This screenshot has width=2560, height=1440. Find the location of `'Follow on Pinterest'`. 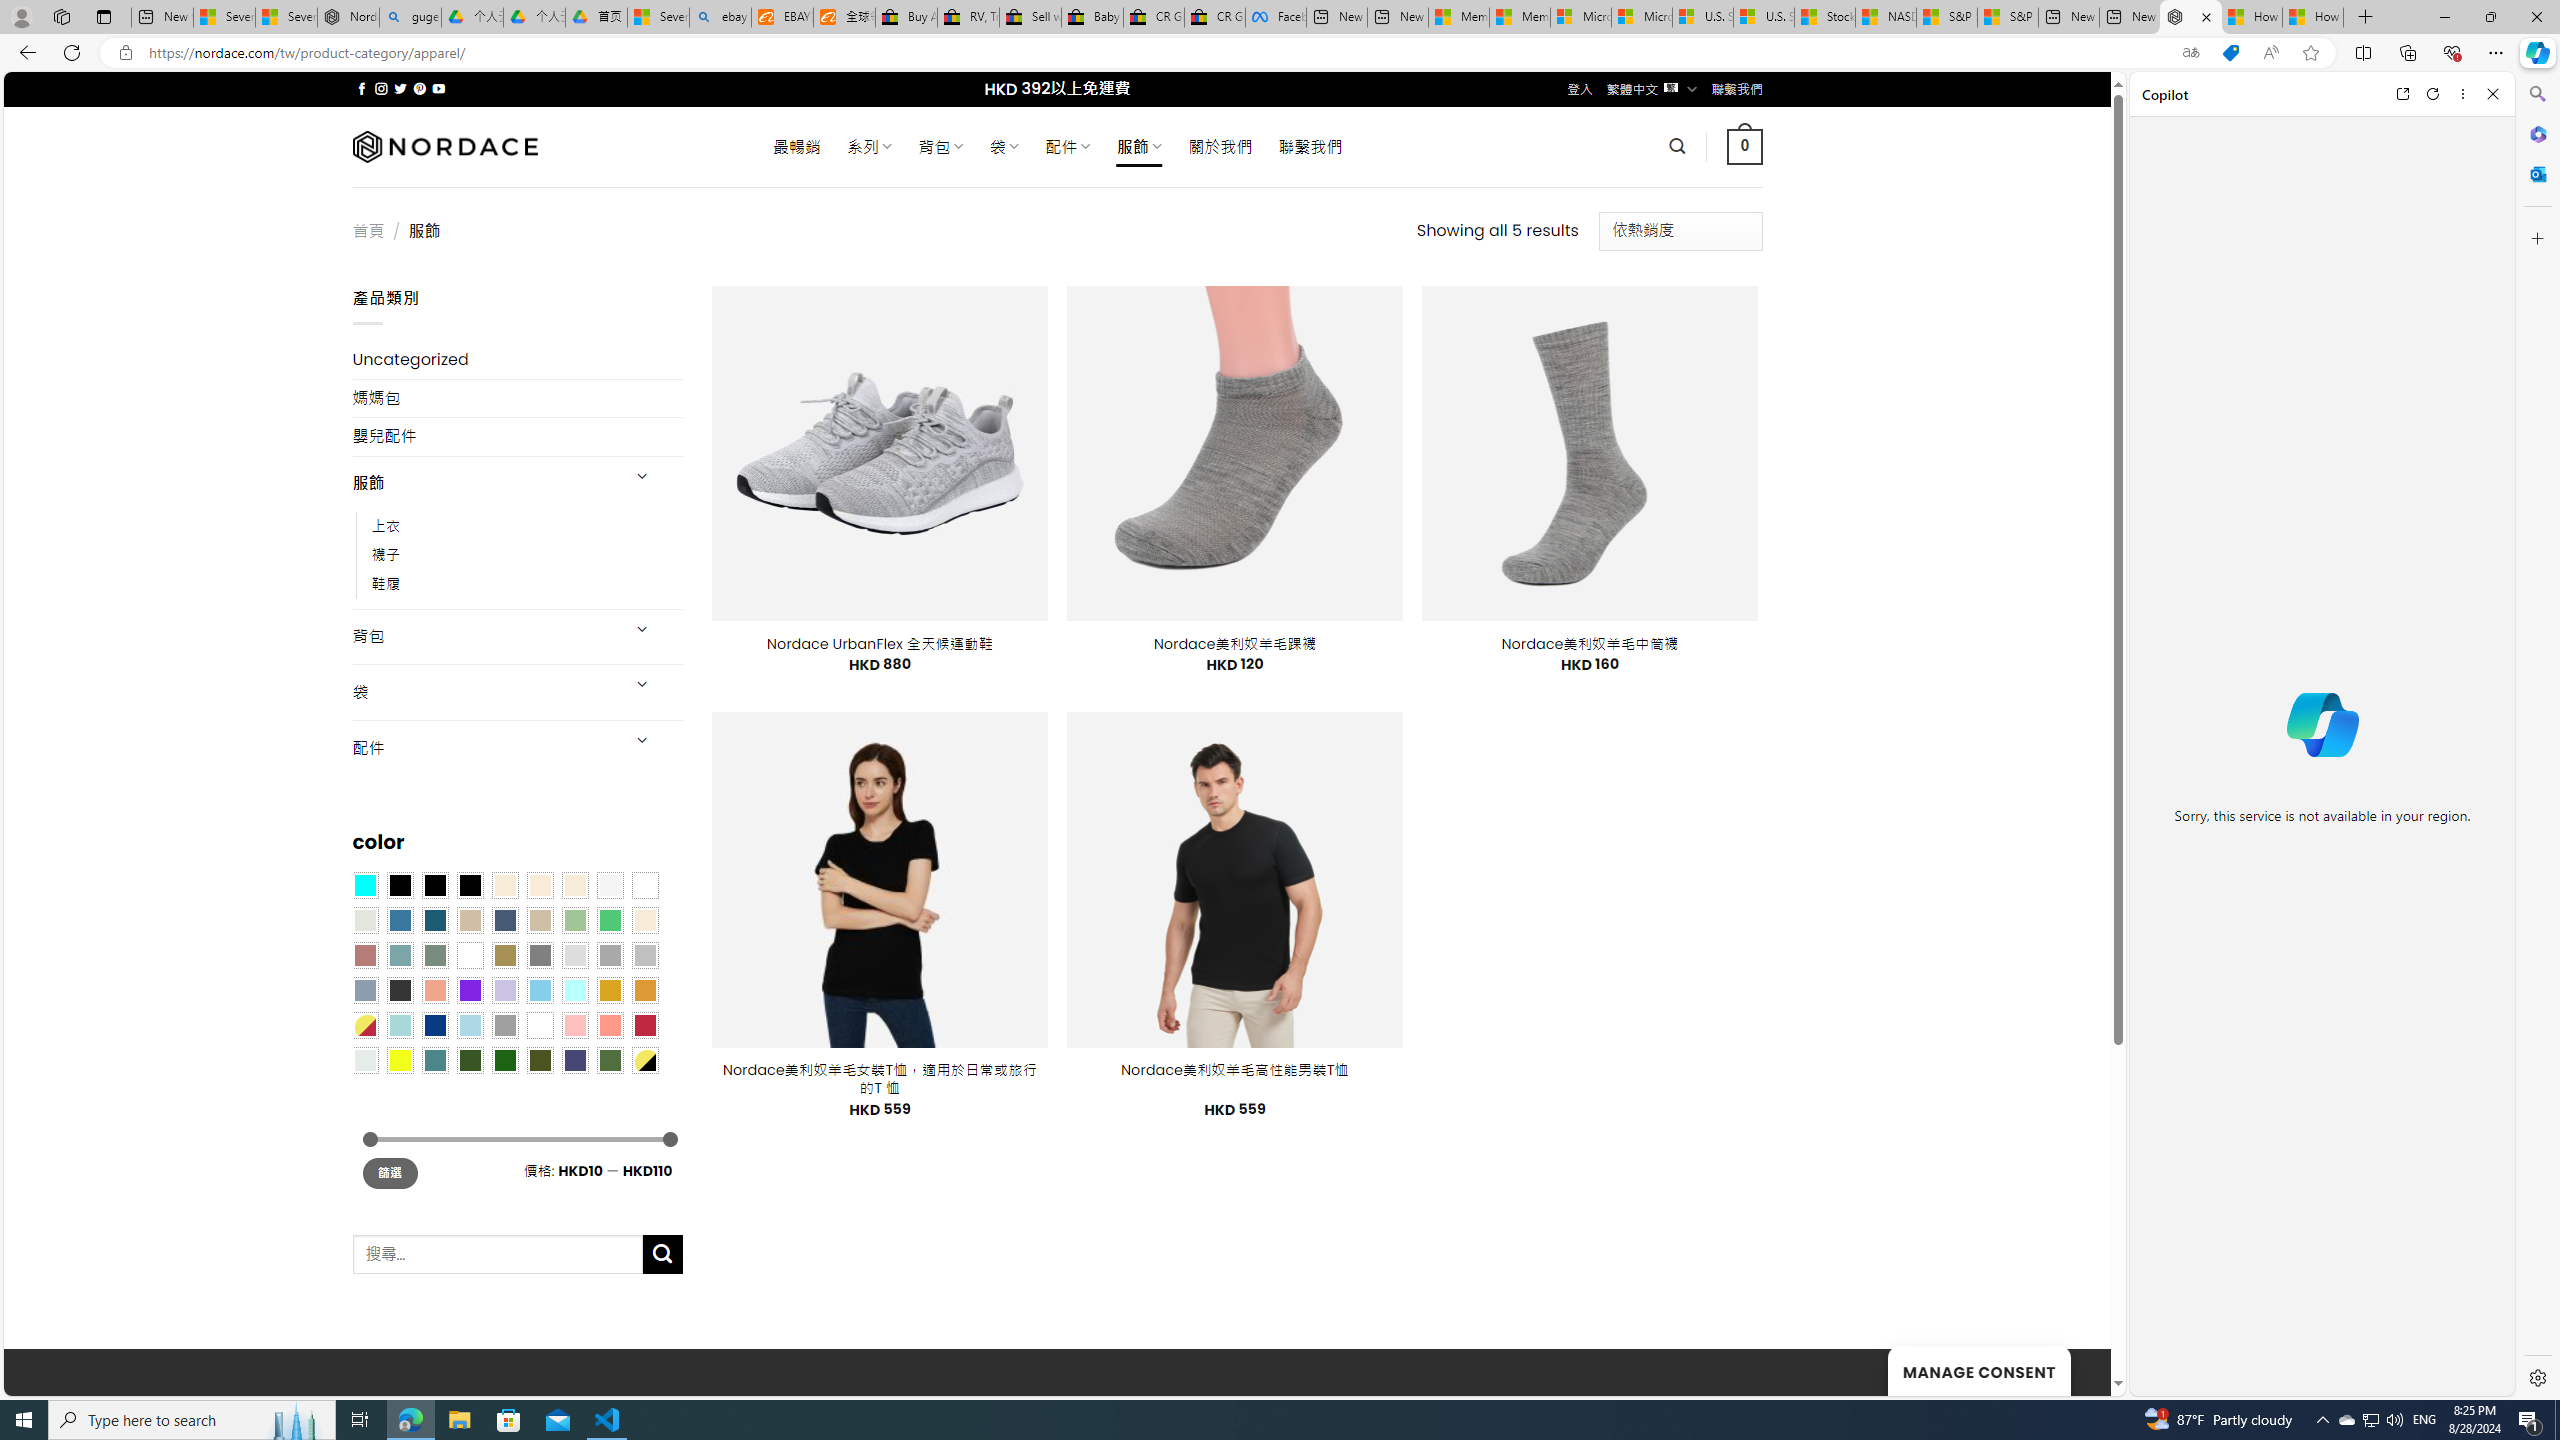

'Follow on Pinterest' is located at coordinates (417, 88).